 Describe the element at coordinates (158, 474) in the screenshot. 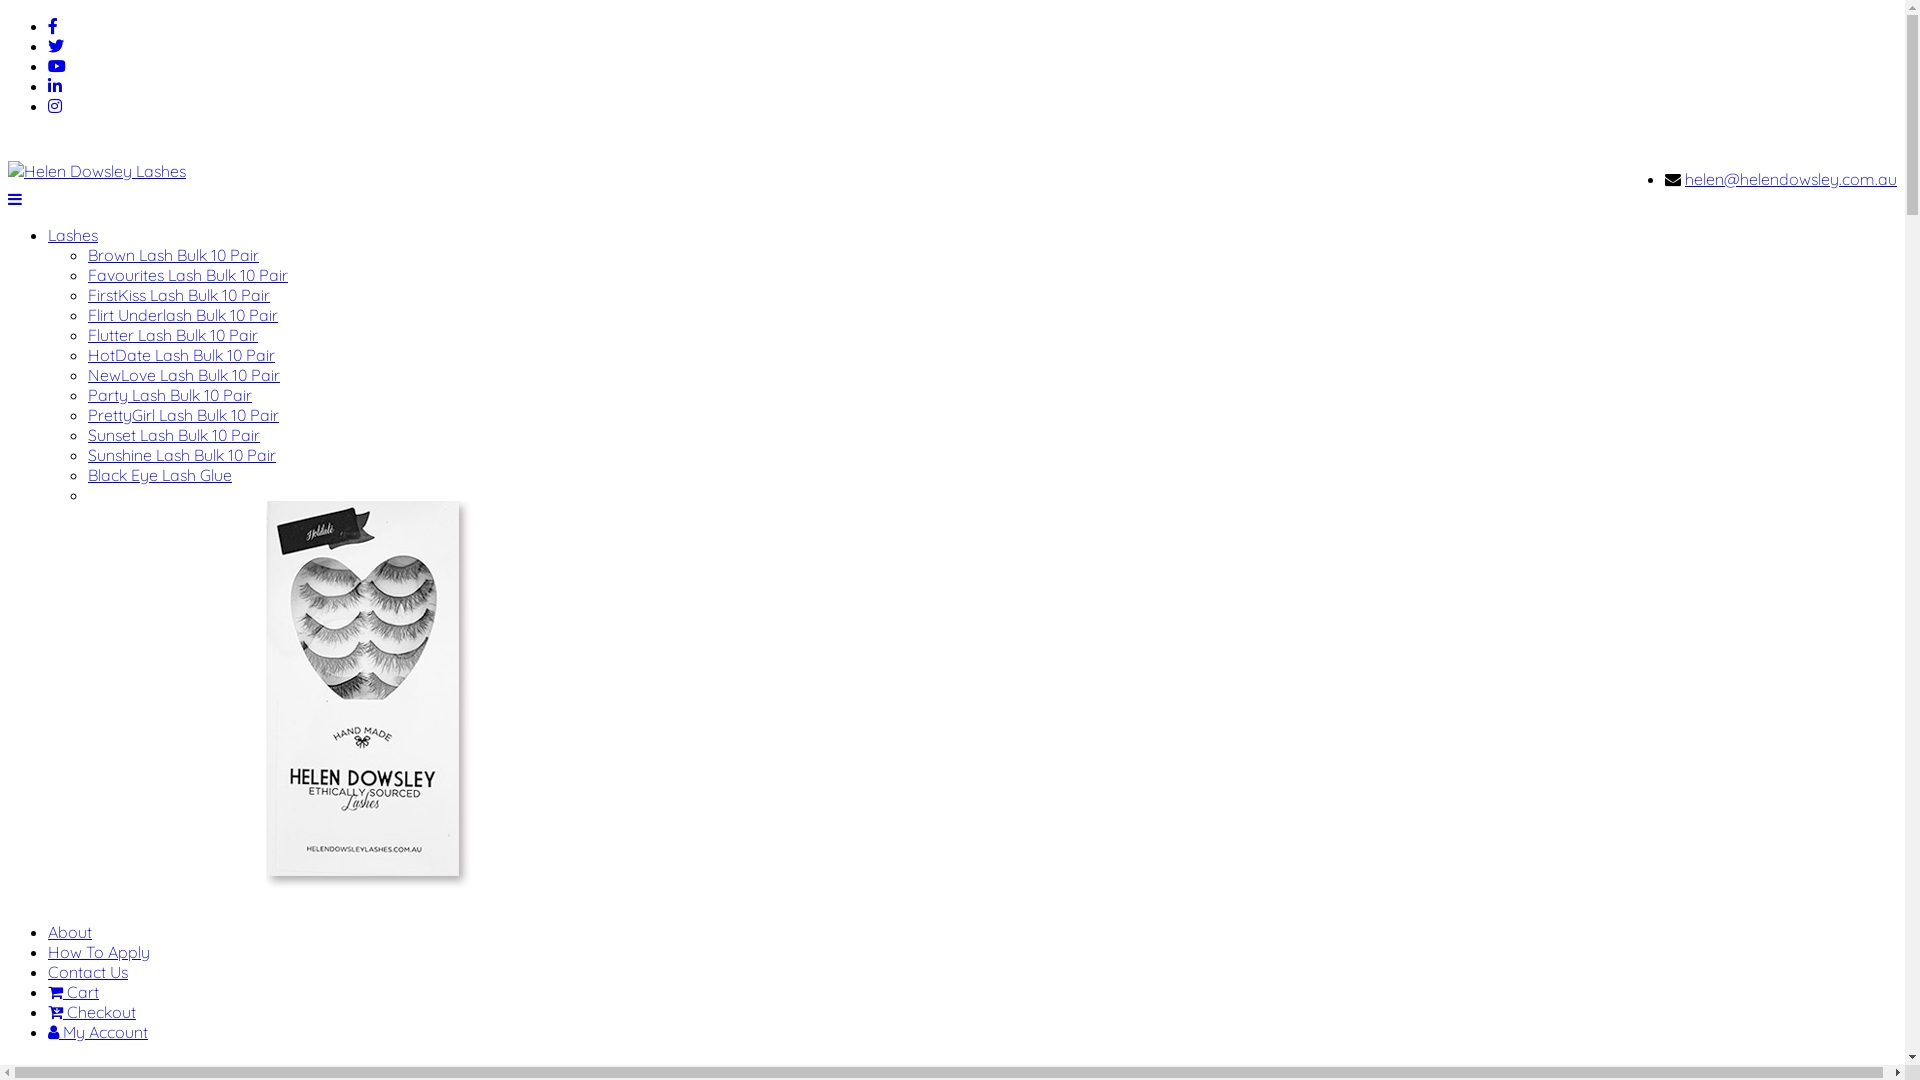

I see `'Black Eye Lash Glue'` at that location.